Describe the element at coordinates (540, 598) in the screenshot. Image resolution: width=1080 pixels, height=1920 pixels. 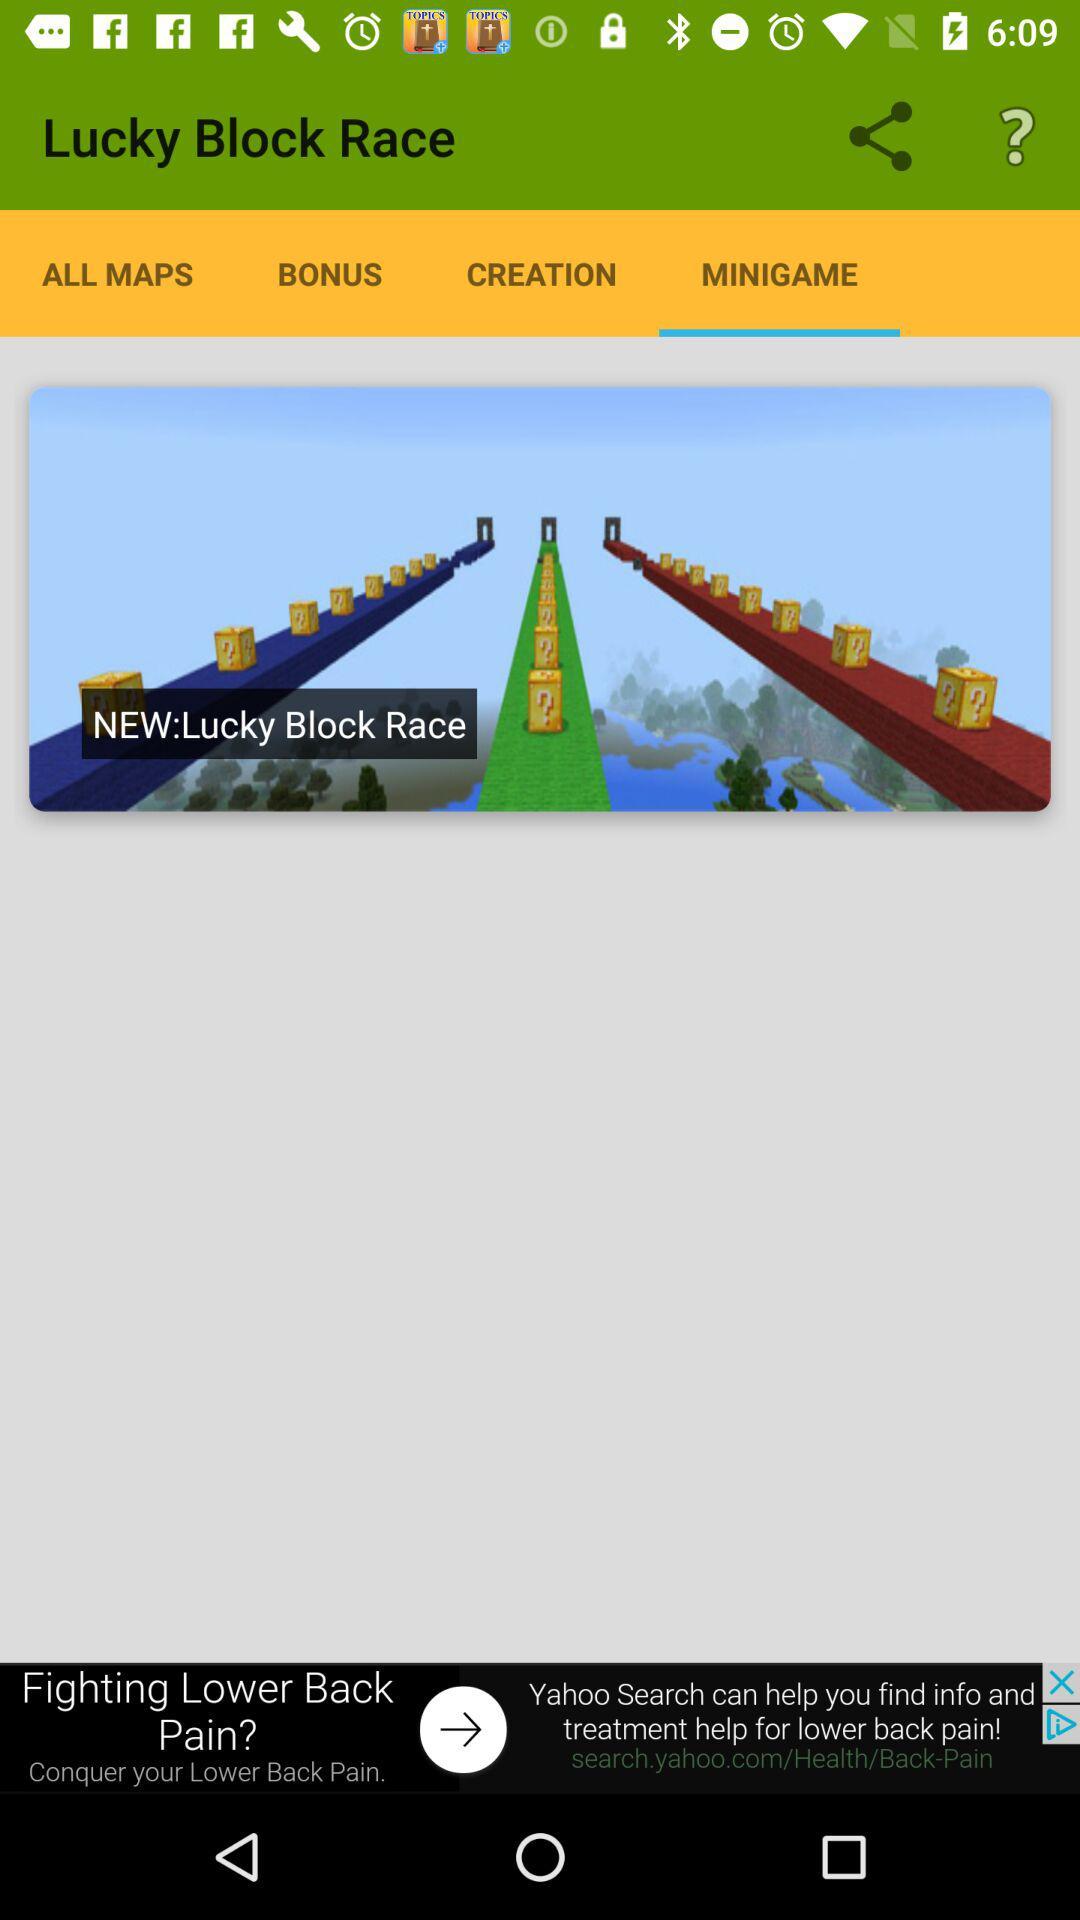
I see `newlucky block race image` at that location.